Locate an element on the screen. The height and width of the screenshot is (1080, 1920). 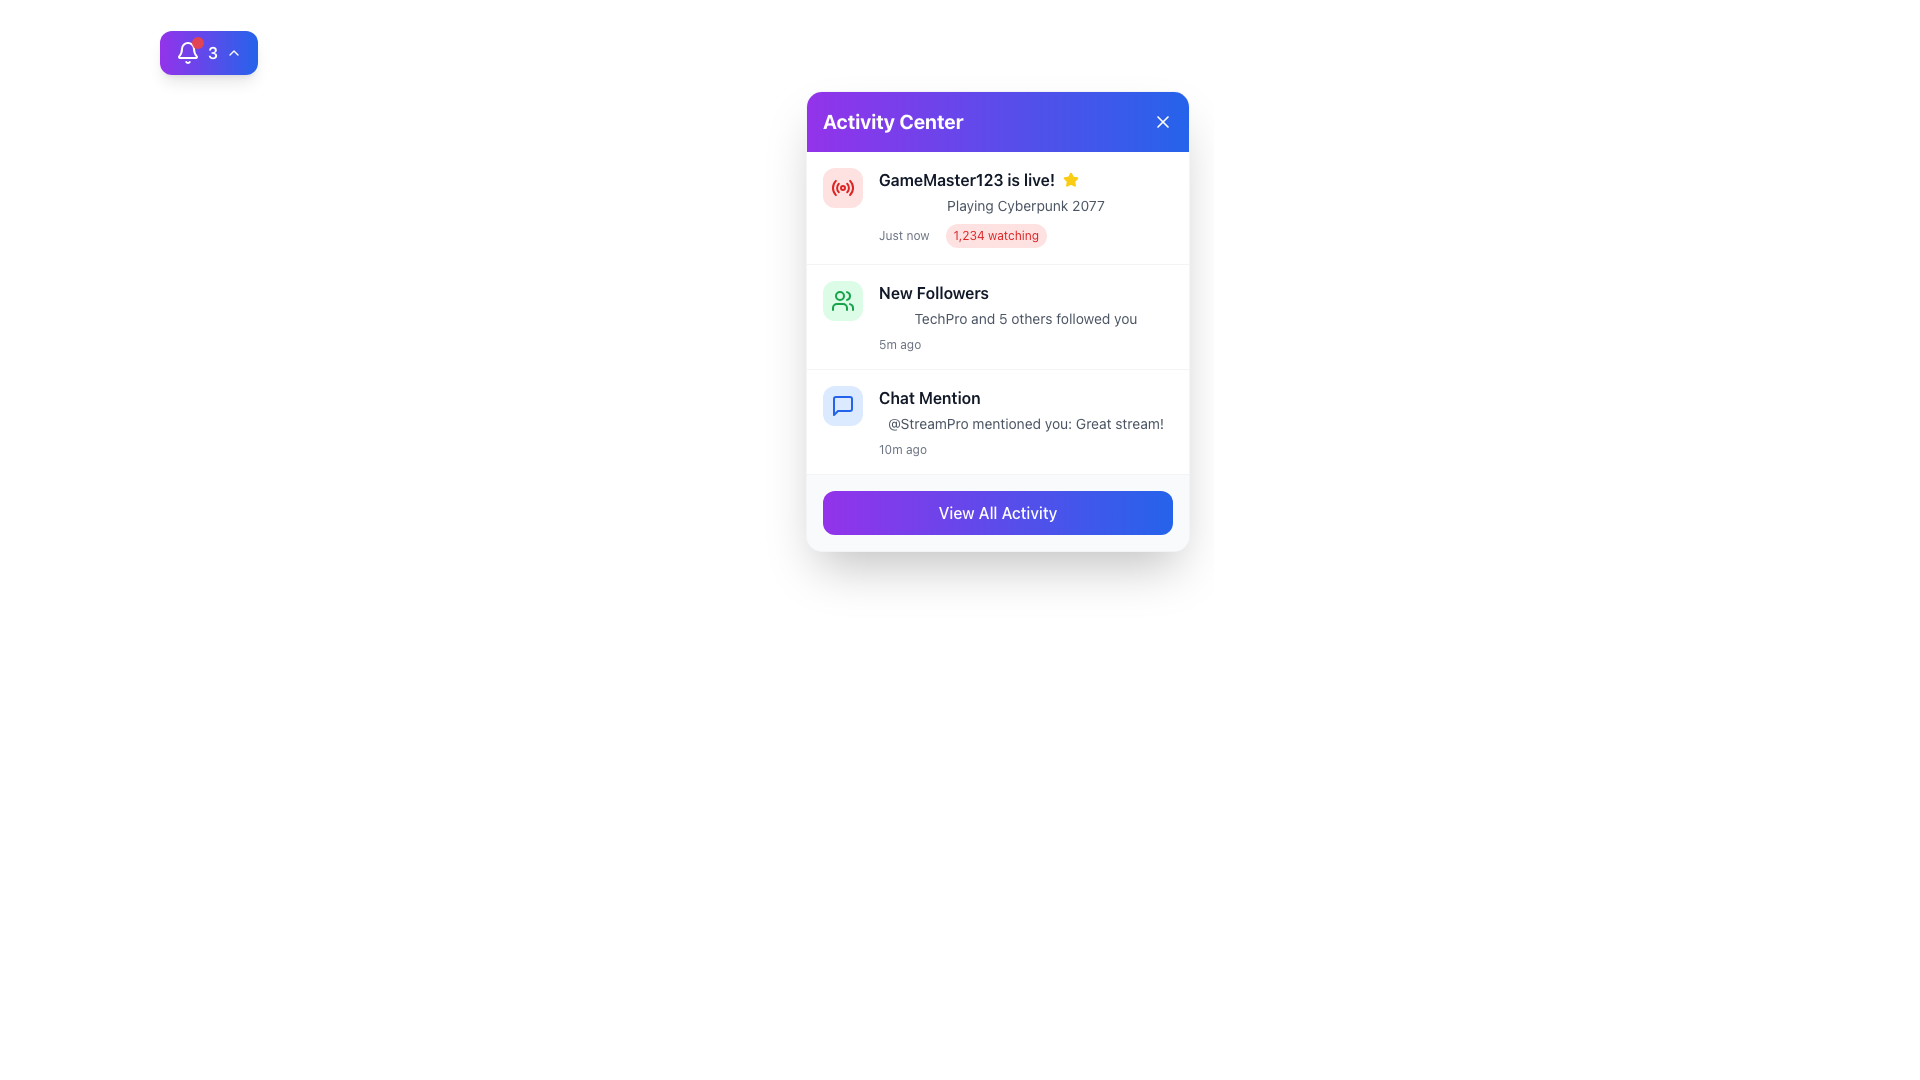
activity updates displayed in the Panel section titled 'Activity Center', which provides information on live statuses, follower gains, and chat mentions is located at coordinates (998, 312).